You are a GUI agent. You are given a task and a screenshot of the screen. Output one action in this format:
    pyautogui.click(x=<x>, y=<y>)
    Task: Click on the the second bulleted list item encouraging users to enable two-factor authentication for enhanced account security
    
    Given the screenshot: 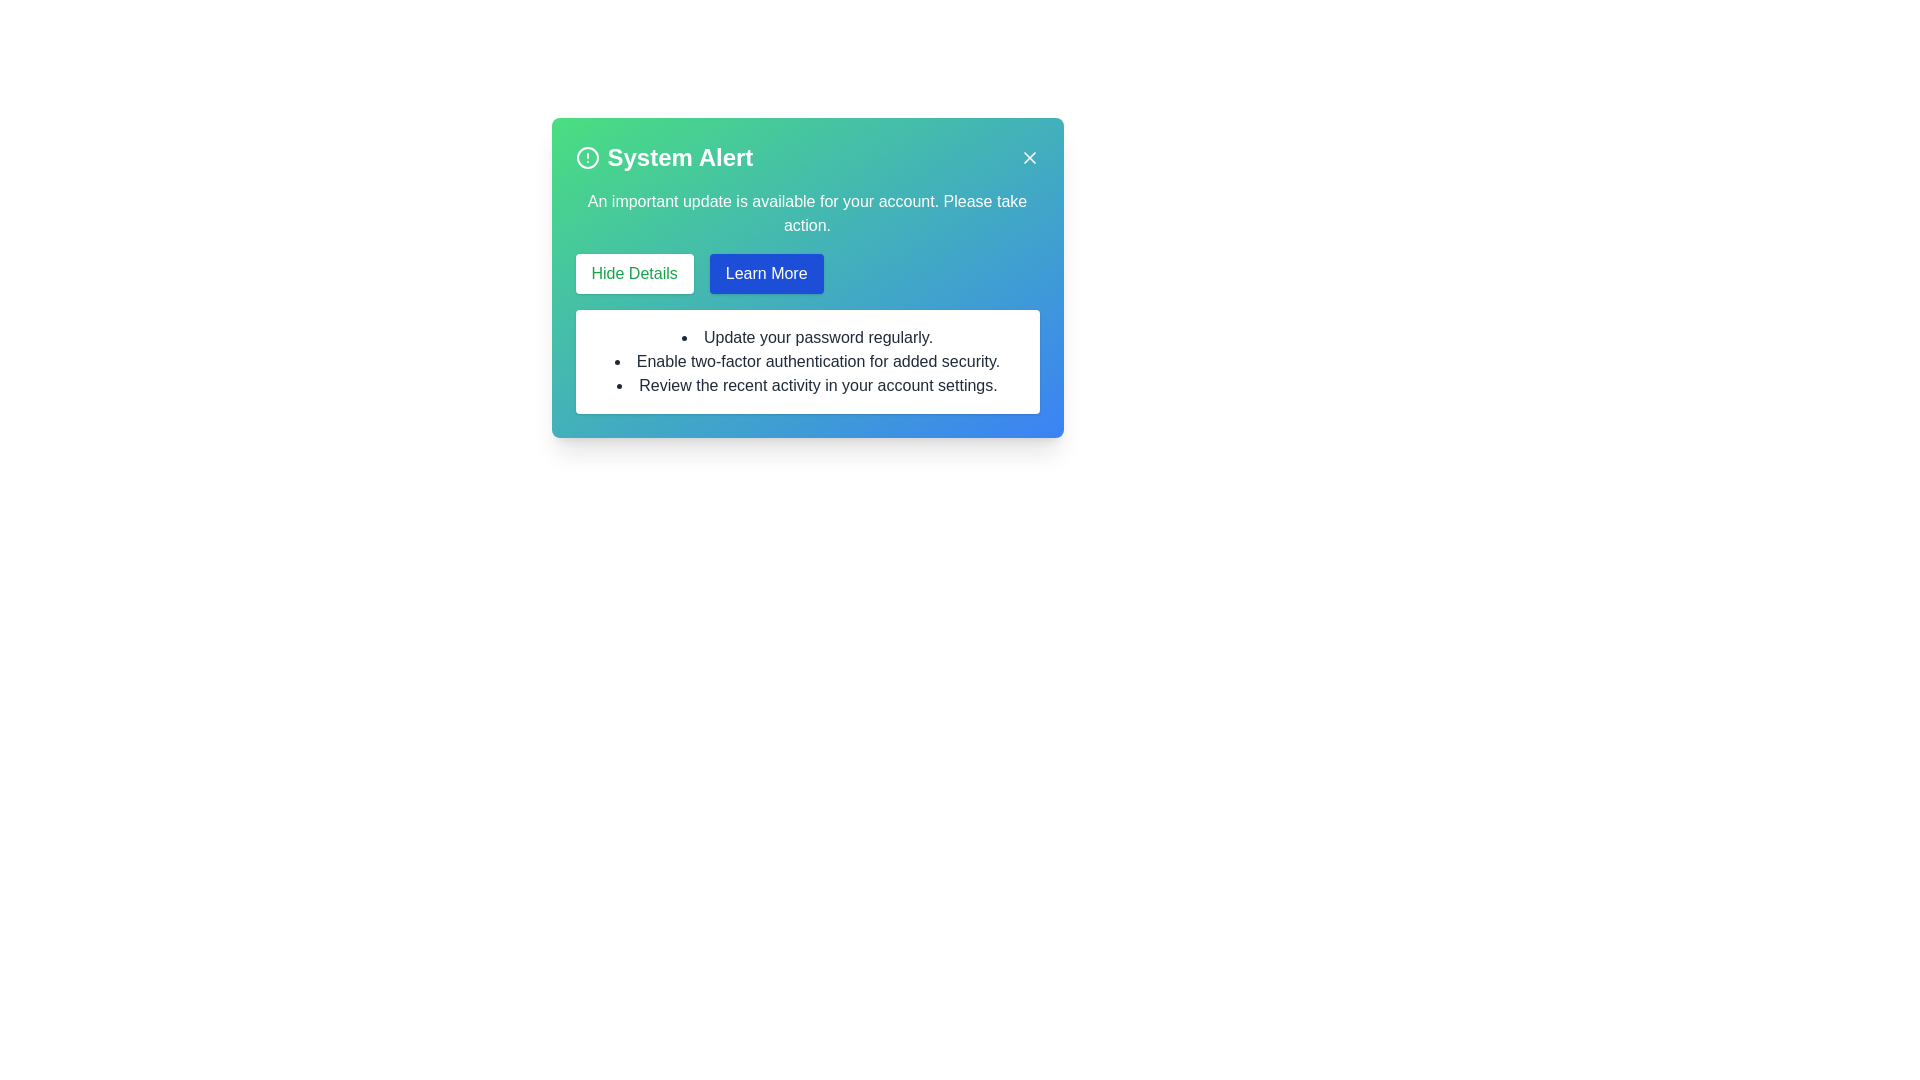 What is the action you would take?
    pyautogui.click(x=807, y=362)
    